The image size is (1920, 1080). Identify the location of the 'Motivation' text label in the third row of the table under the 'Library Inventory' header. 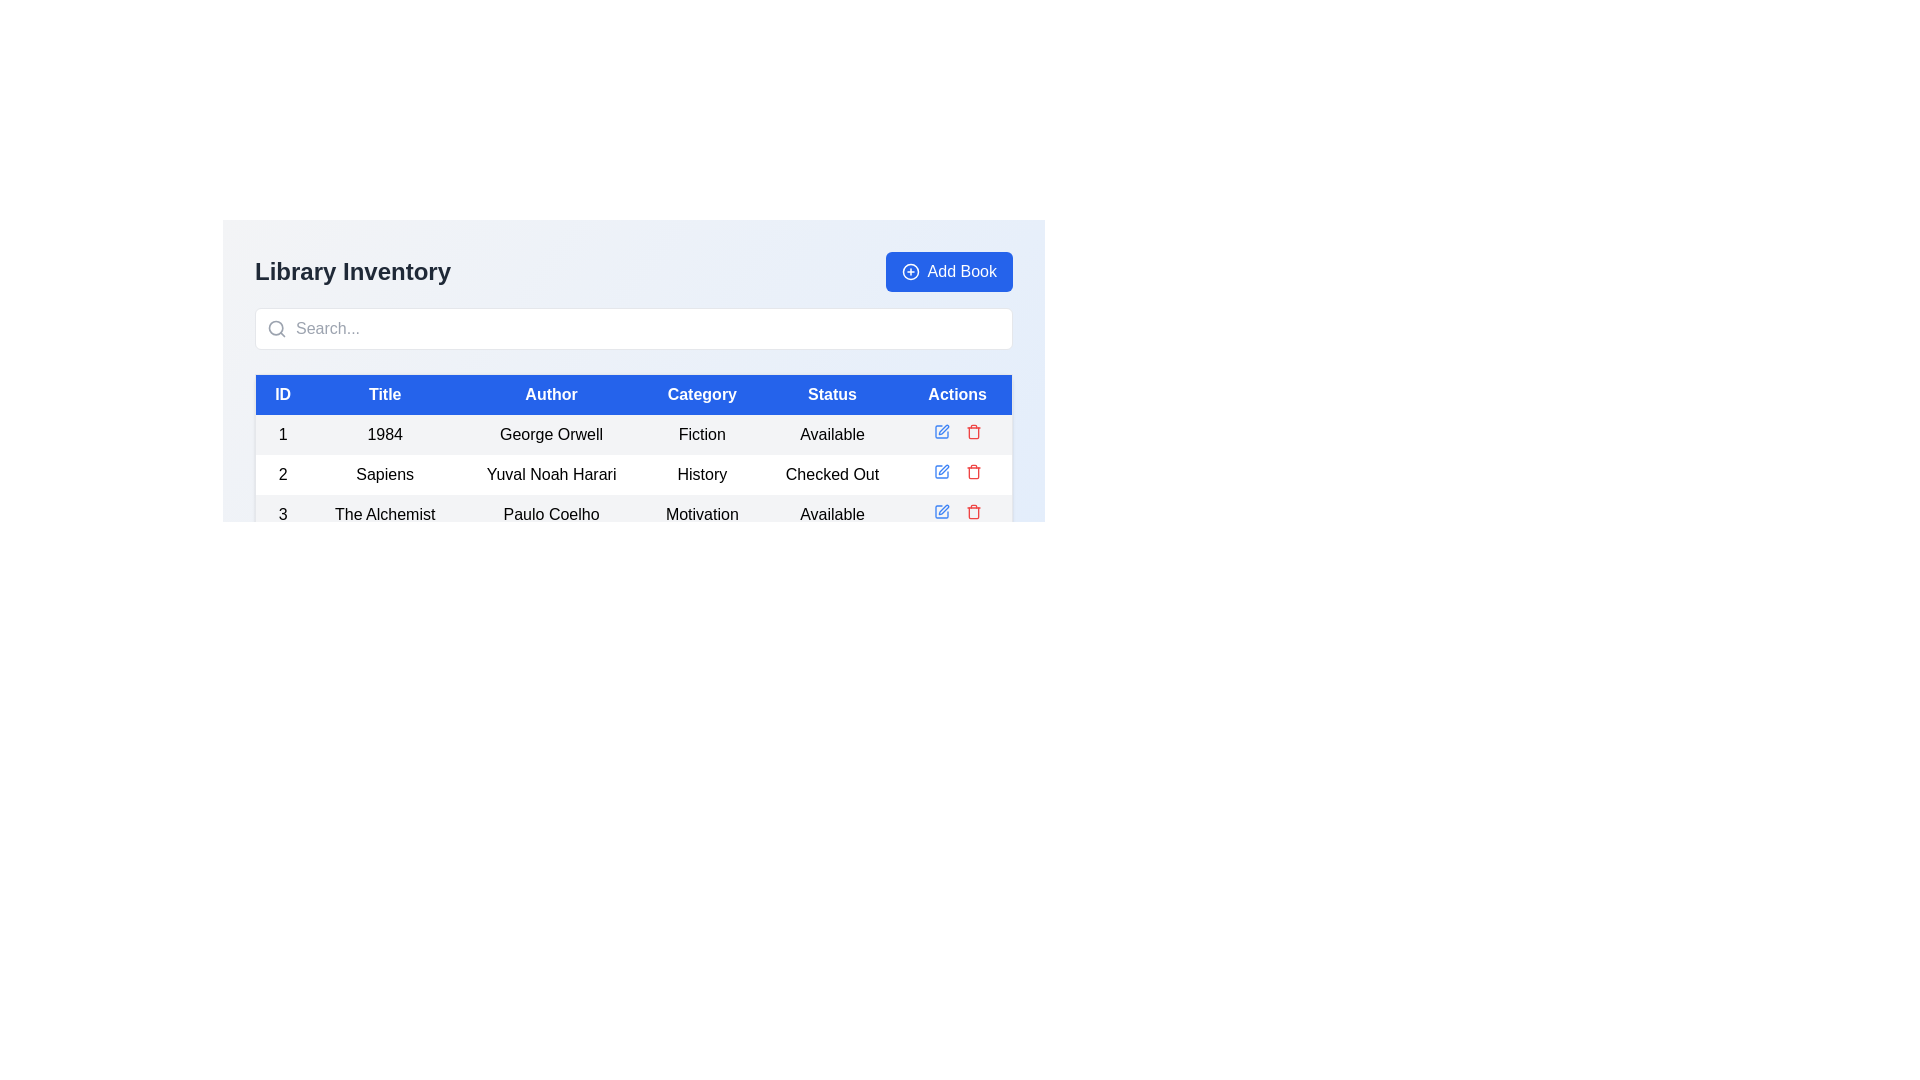
(702, 514).